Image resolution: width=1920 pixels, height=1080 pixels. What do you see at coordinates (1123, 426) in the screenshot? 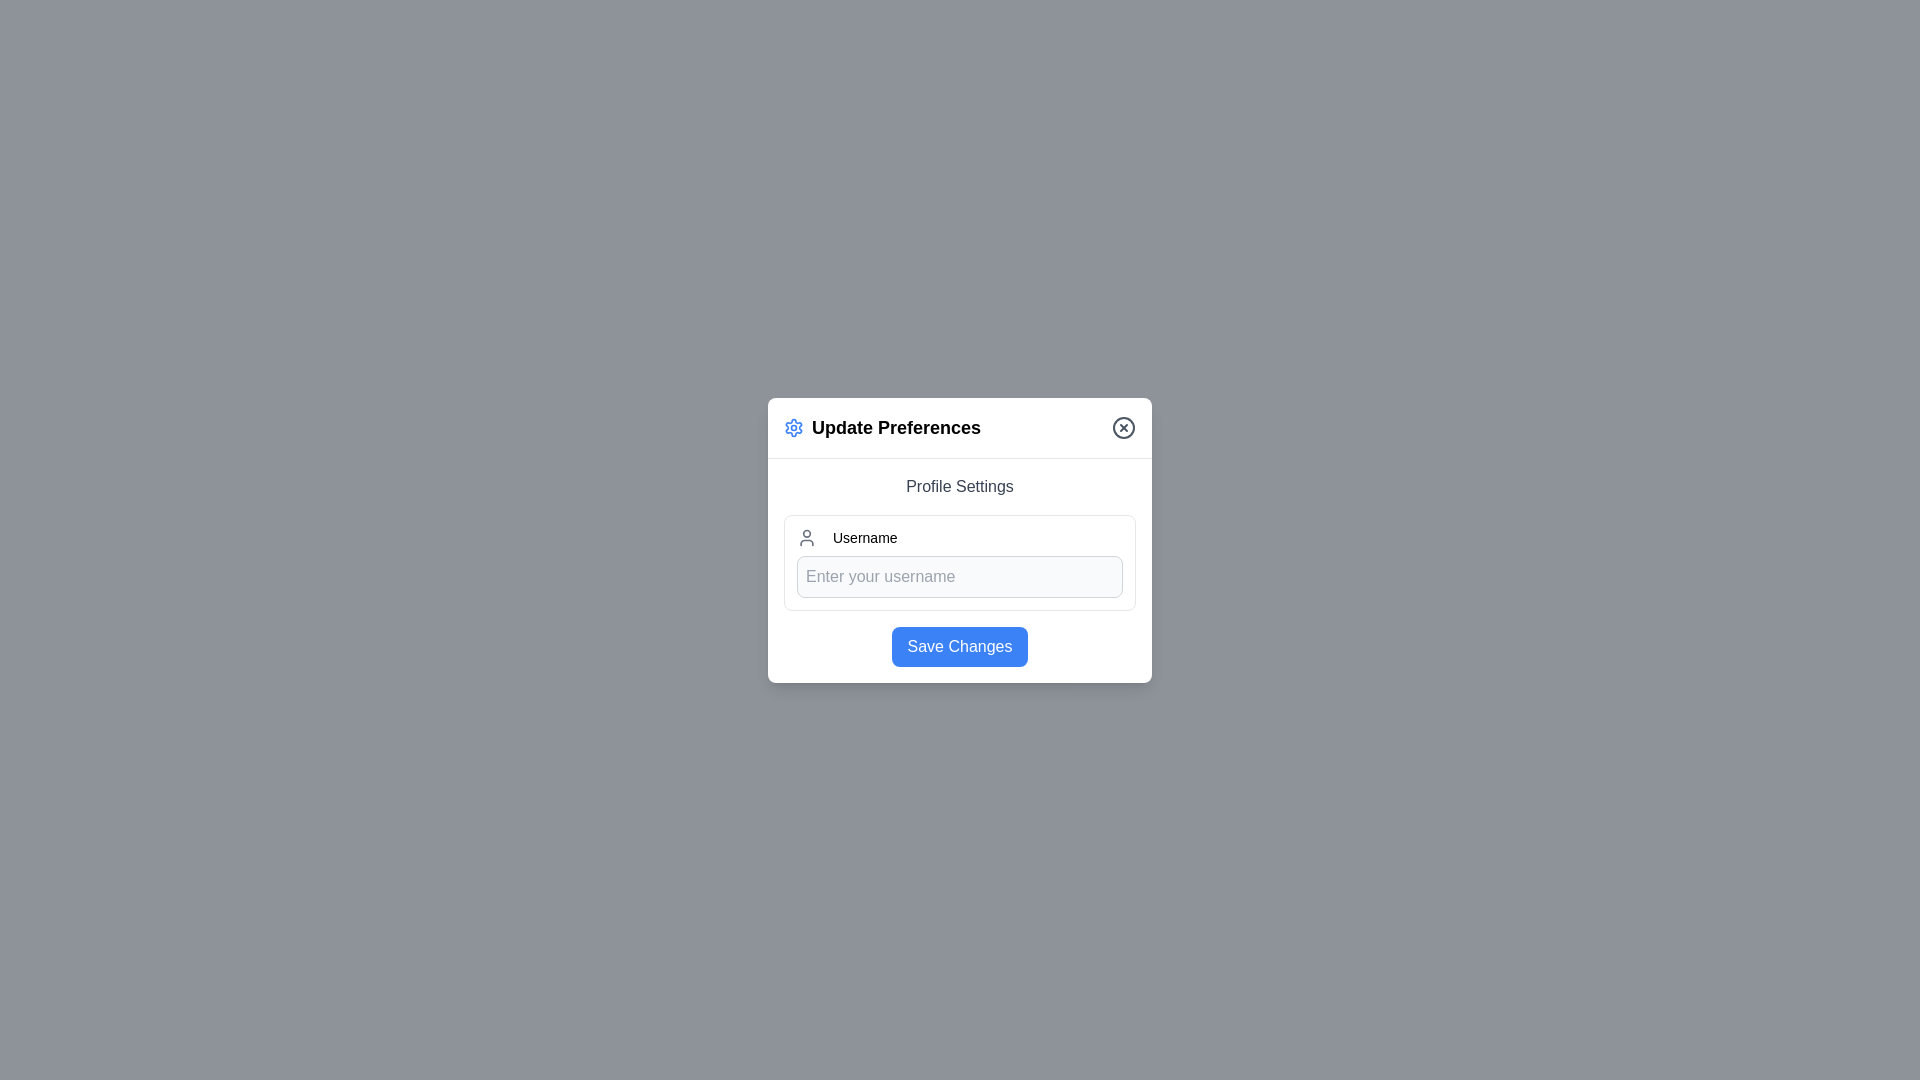
I see `the close button to hide the panel` at bounding box center [1123, 426].